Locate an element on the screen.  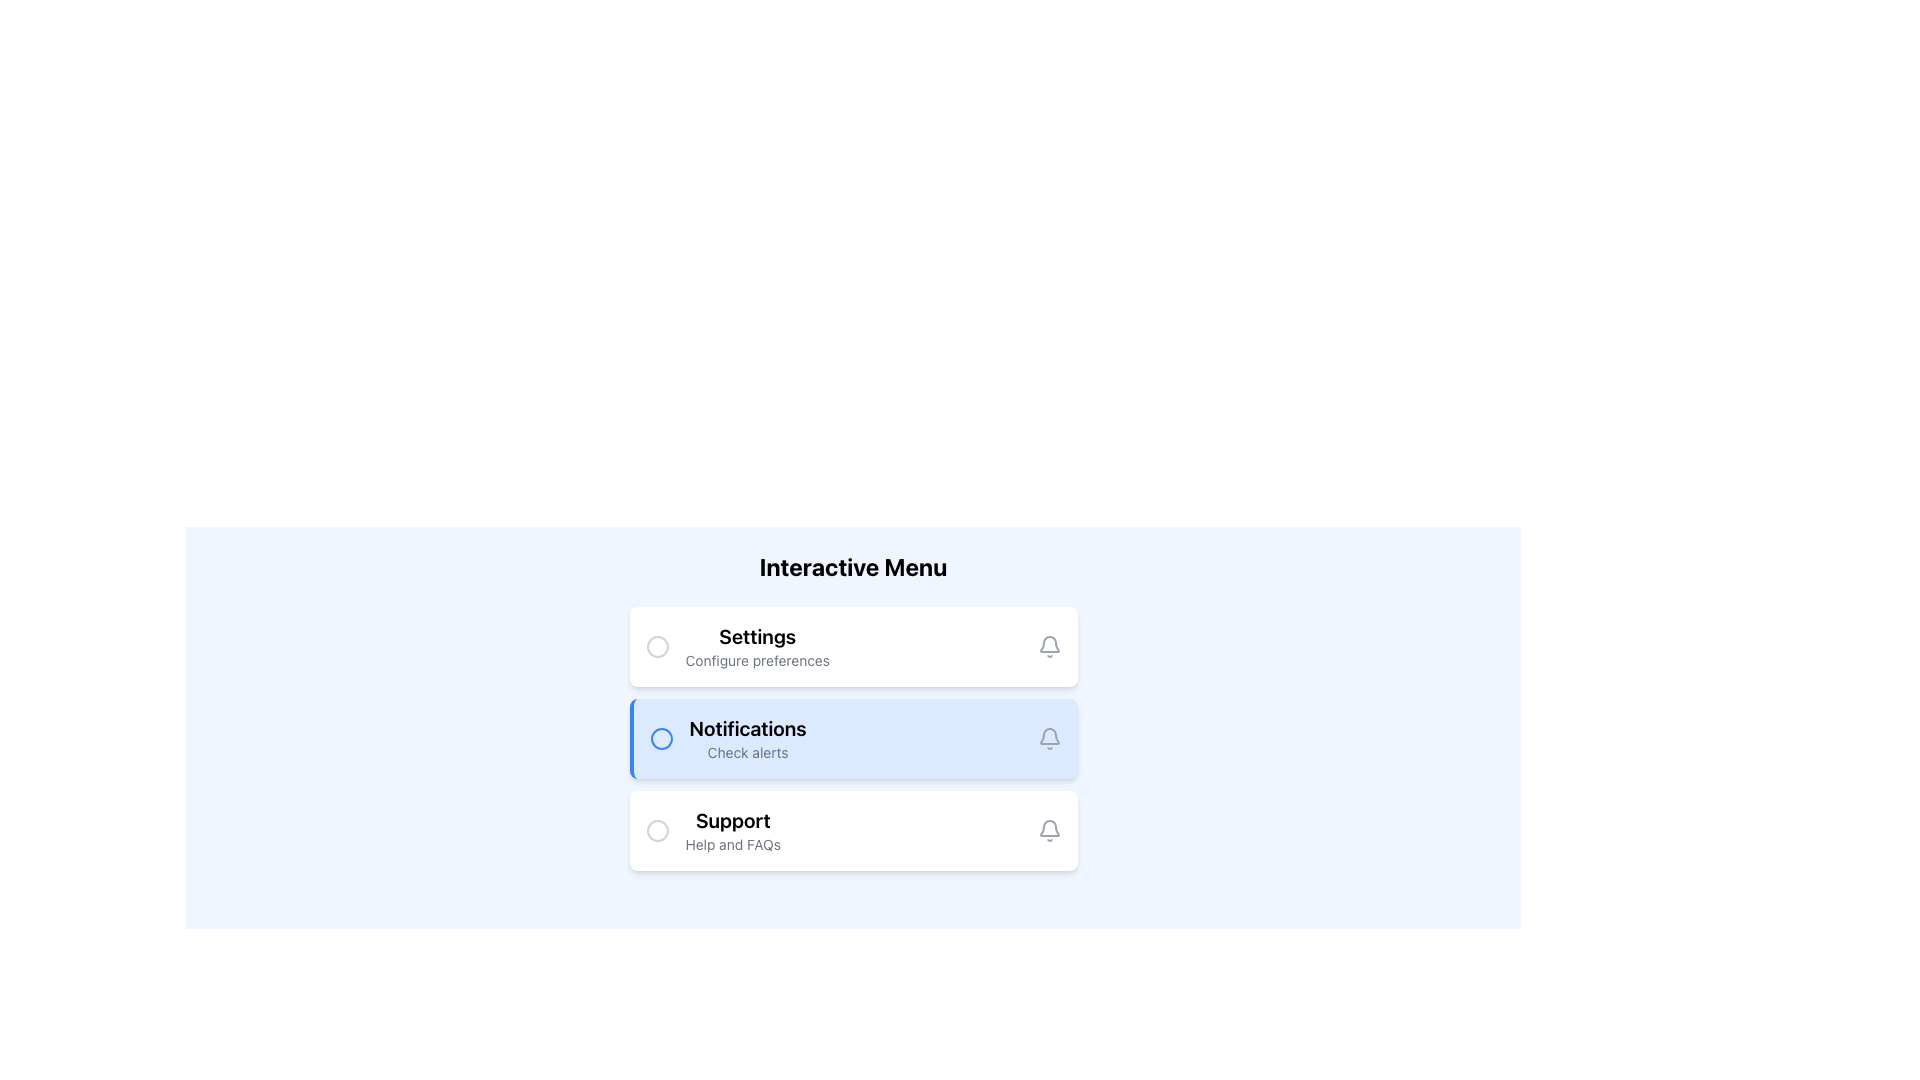
the Label and Icon Pair element, which serves as a title and brief description for the first settings card in the vertical stack is located at coordinates (736, 647).